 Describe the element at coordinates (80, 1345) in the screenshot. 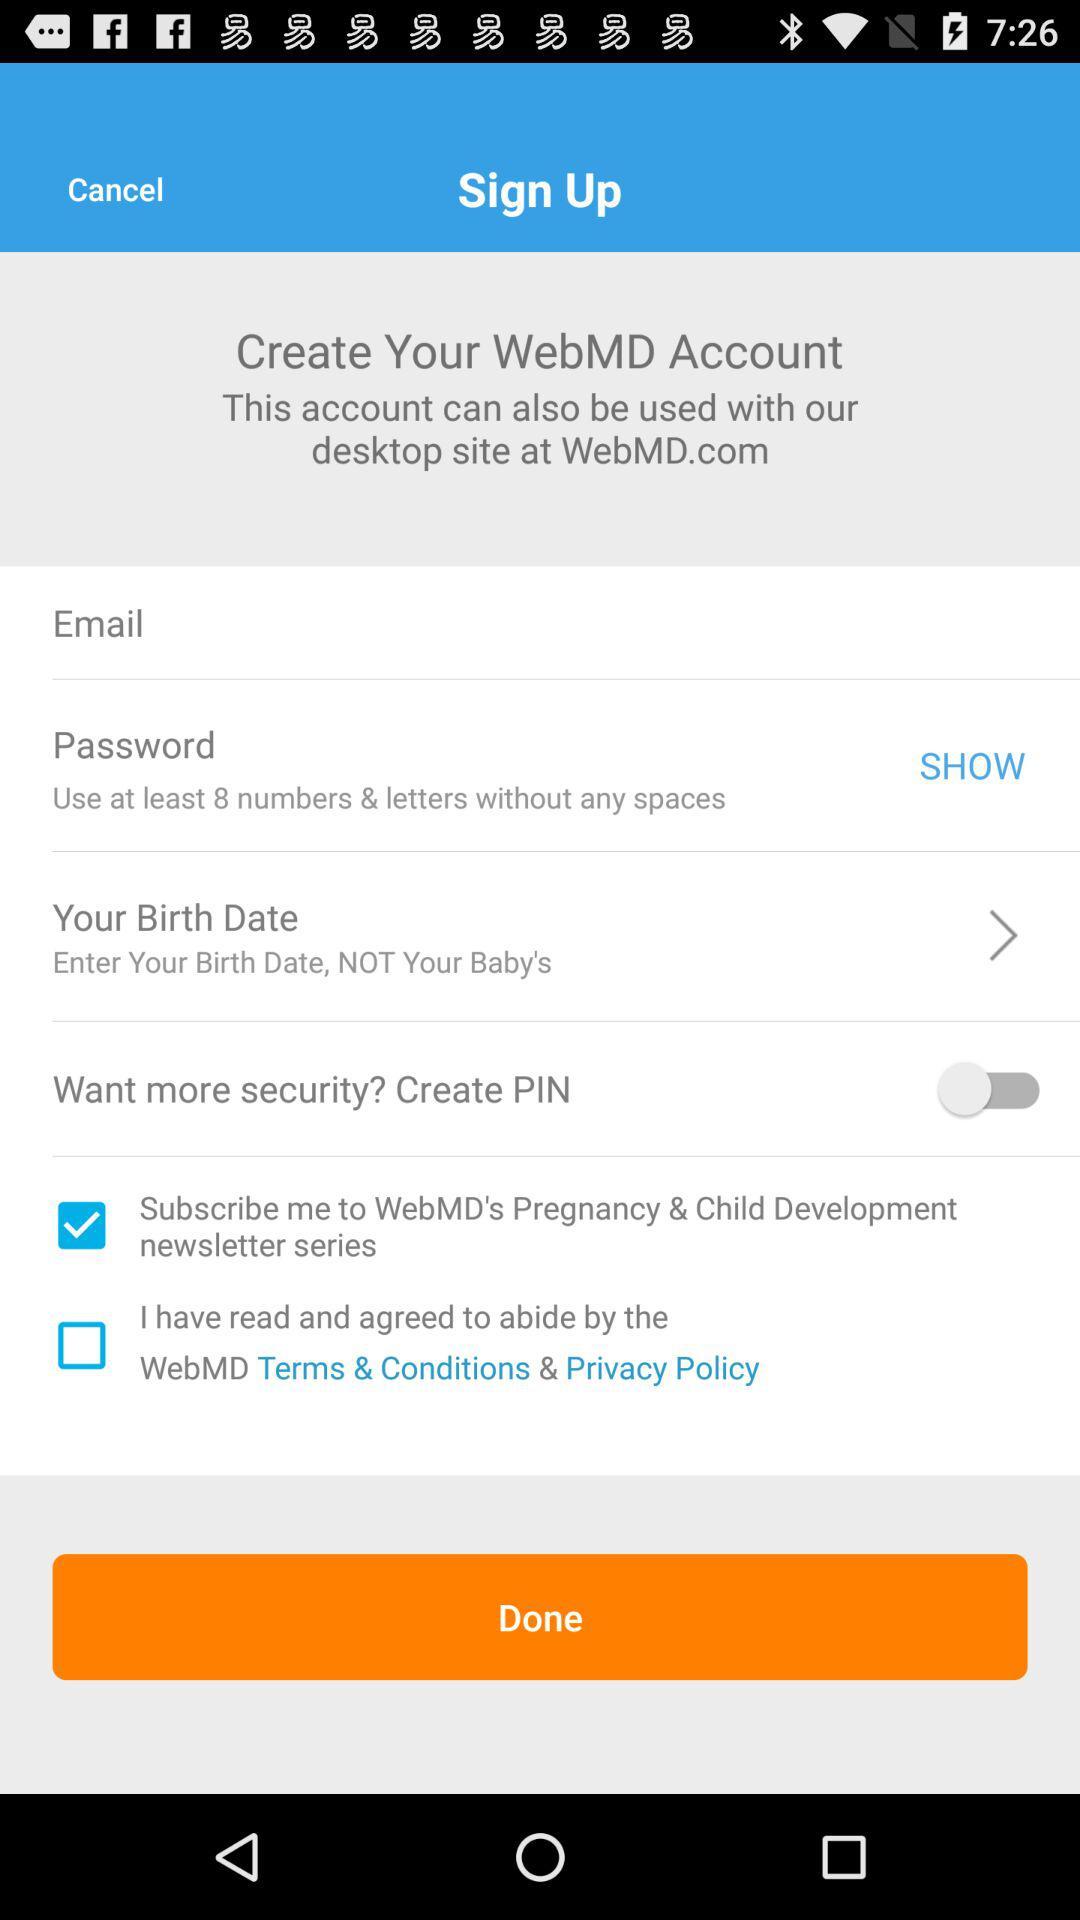

I see `check this box if you are agree to t c` at that location.